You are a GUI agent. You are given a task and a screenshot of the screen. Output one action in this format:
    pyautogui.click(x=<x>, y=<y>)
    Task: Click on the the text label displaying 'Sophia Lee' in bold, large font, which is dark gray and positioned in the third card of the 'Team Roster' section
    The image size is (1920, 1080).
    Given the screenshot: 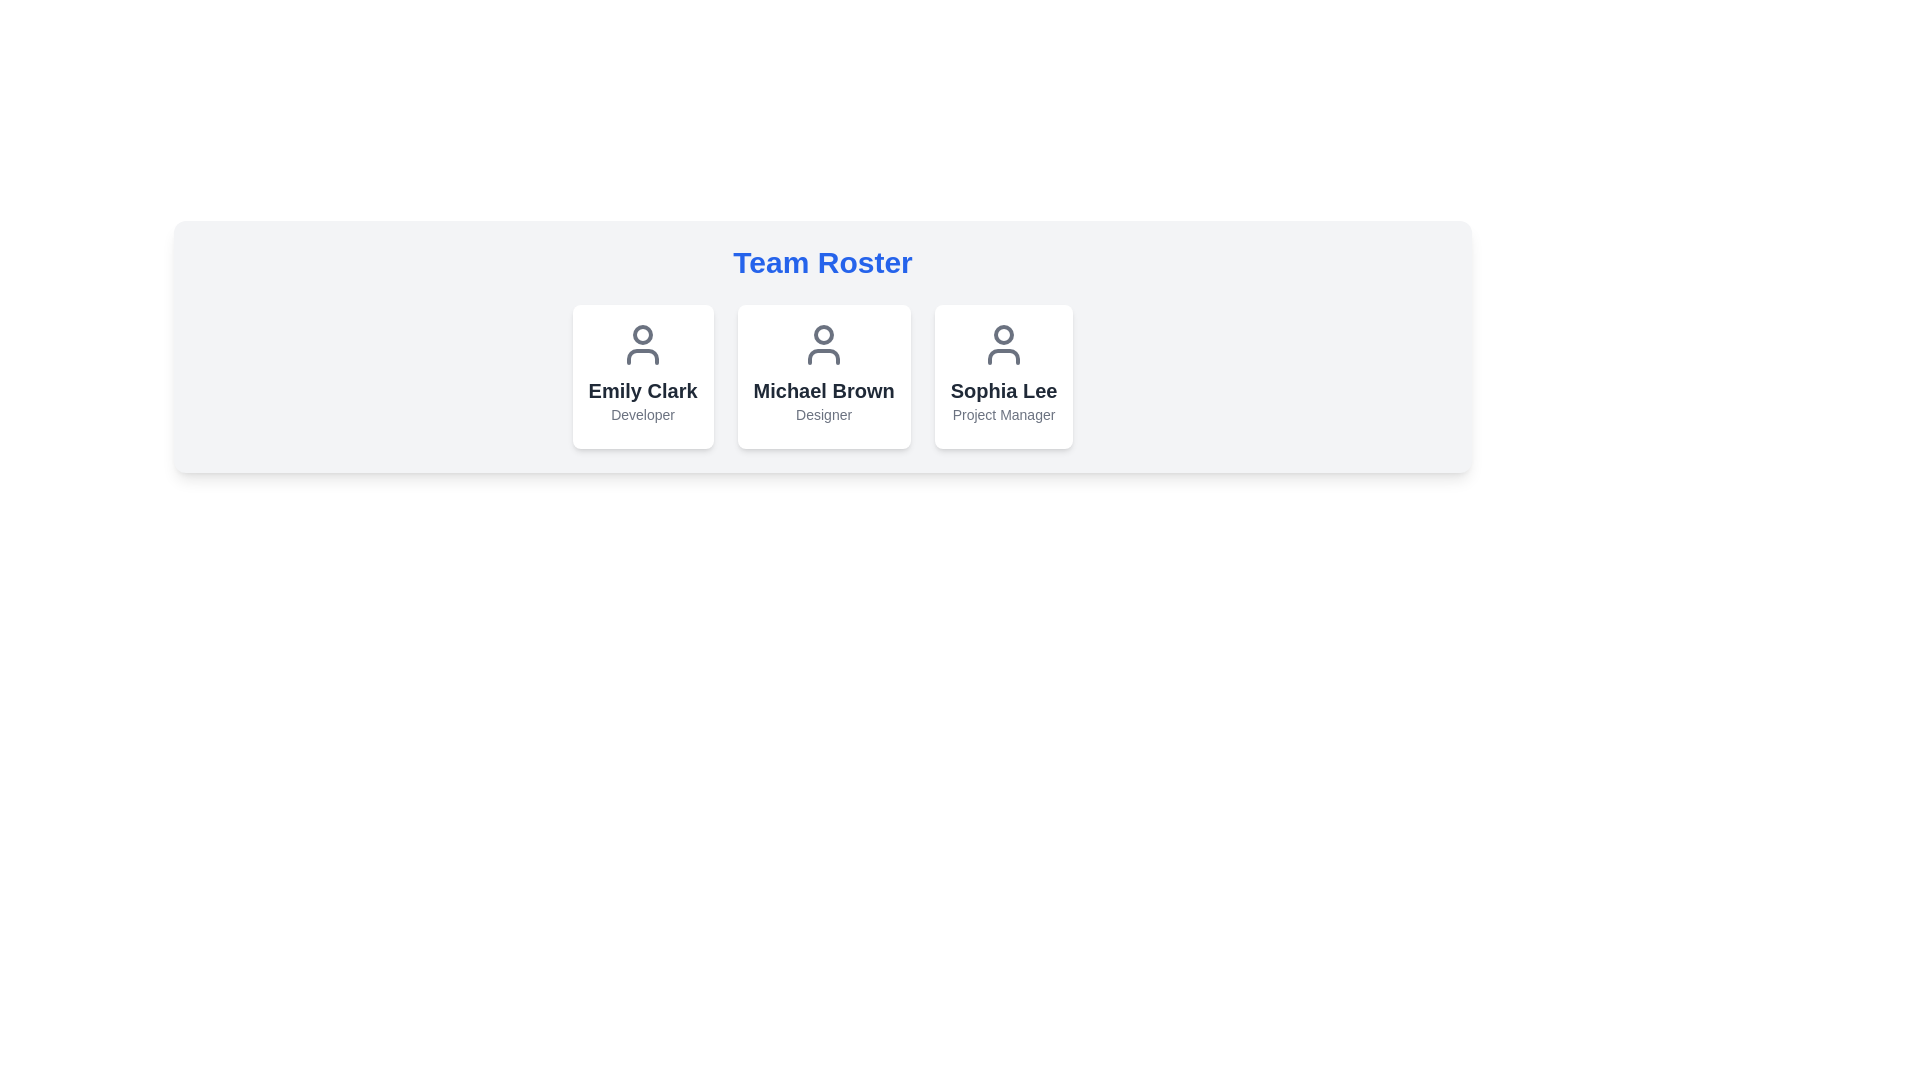 What is the action you would take?
    pyautogui.click(x=1003, y=390)
    